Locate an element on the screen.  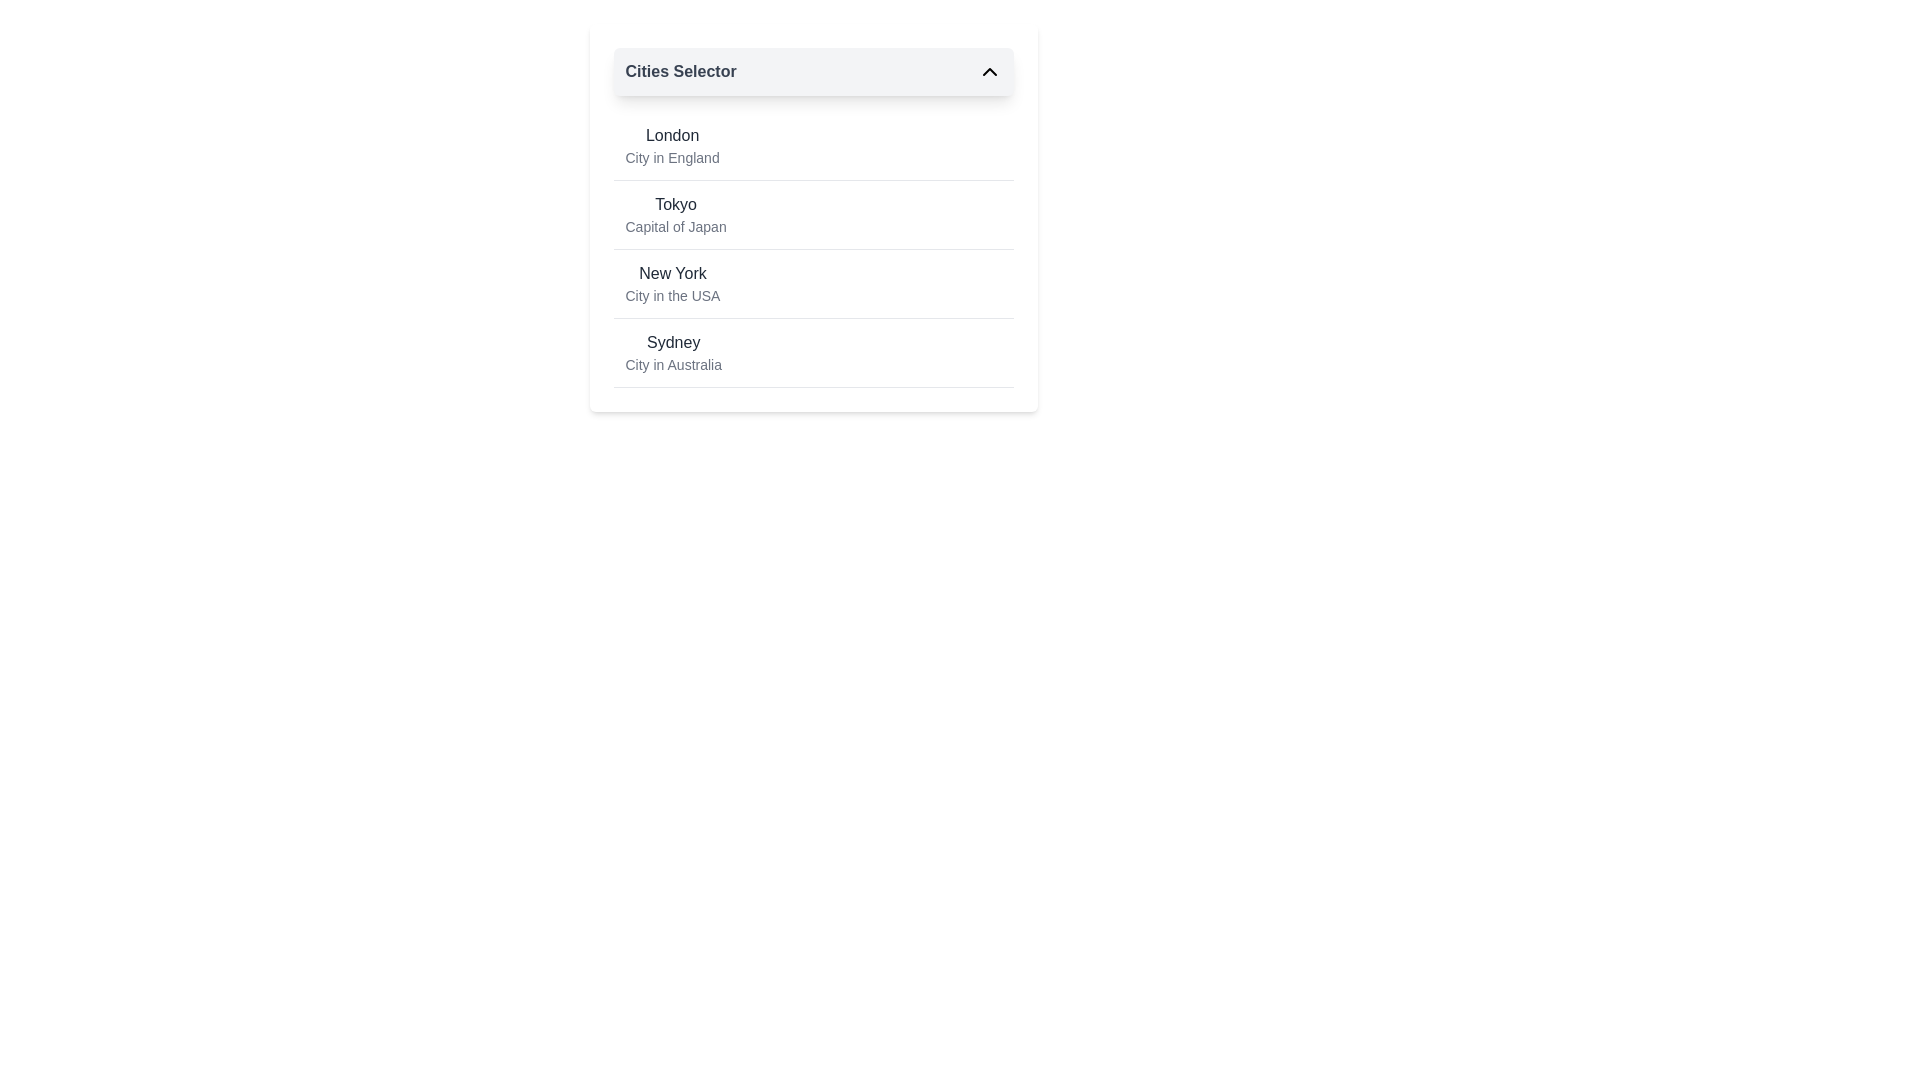
the text label displaying 'City in the USA' which is located below the main title 'New York' in the dropdown menu 'Cities Selector' is located at coordinates (672, 296).